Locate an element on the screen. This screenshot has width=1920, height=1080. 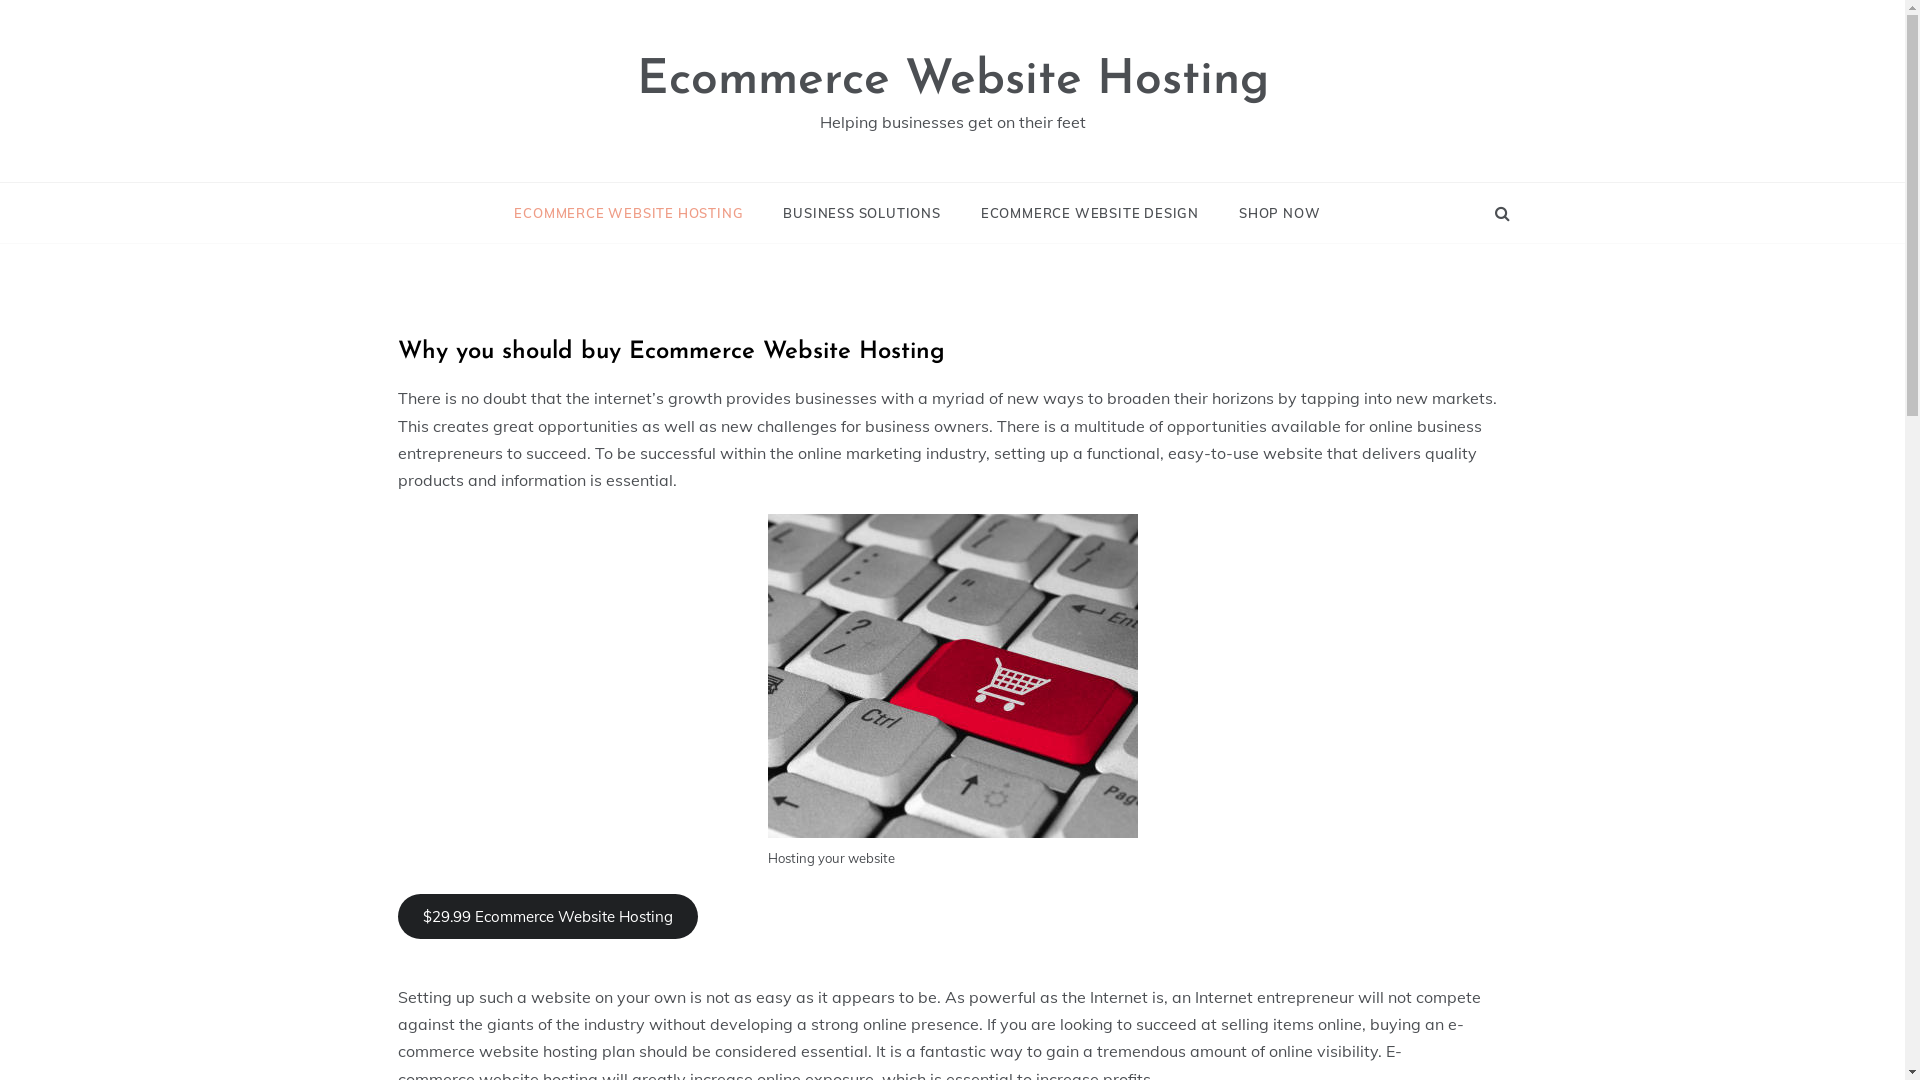
'$29.99 Ecommerce Website Hosting' is located at coordinates (547, 916).